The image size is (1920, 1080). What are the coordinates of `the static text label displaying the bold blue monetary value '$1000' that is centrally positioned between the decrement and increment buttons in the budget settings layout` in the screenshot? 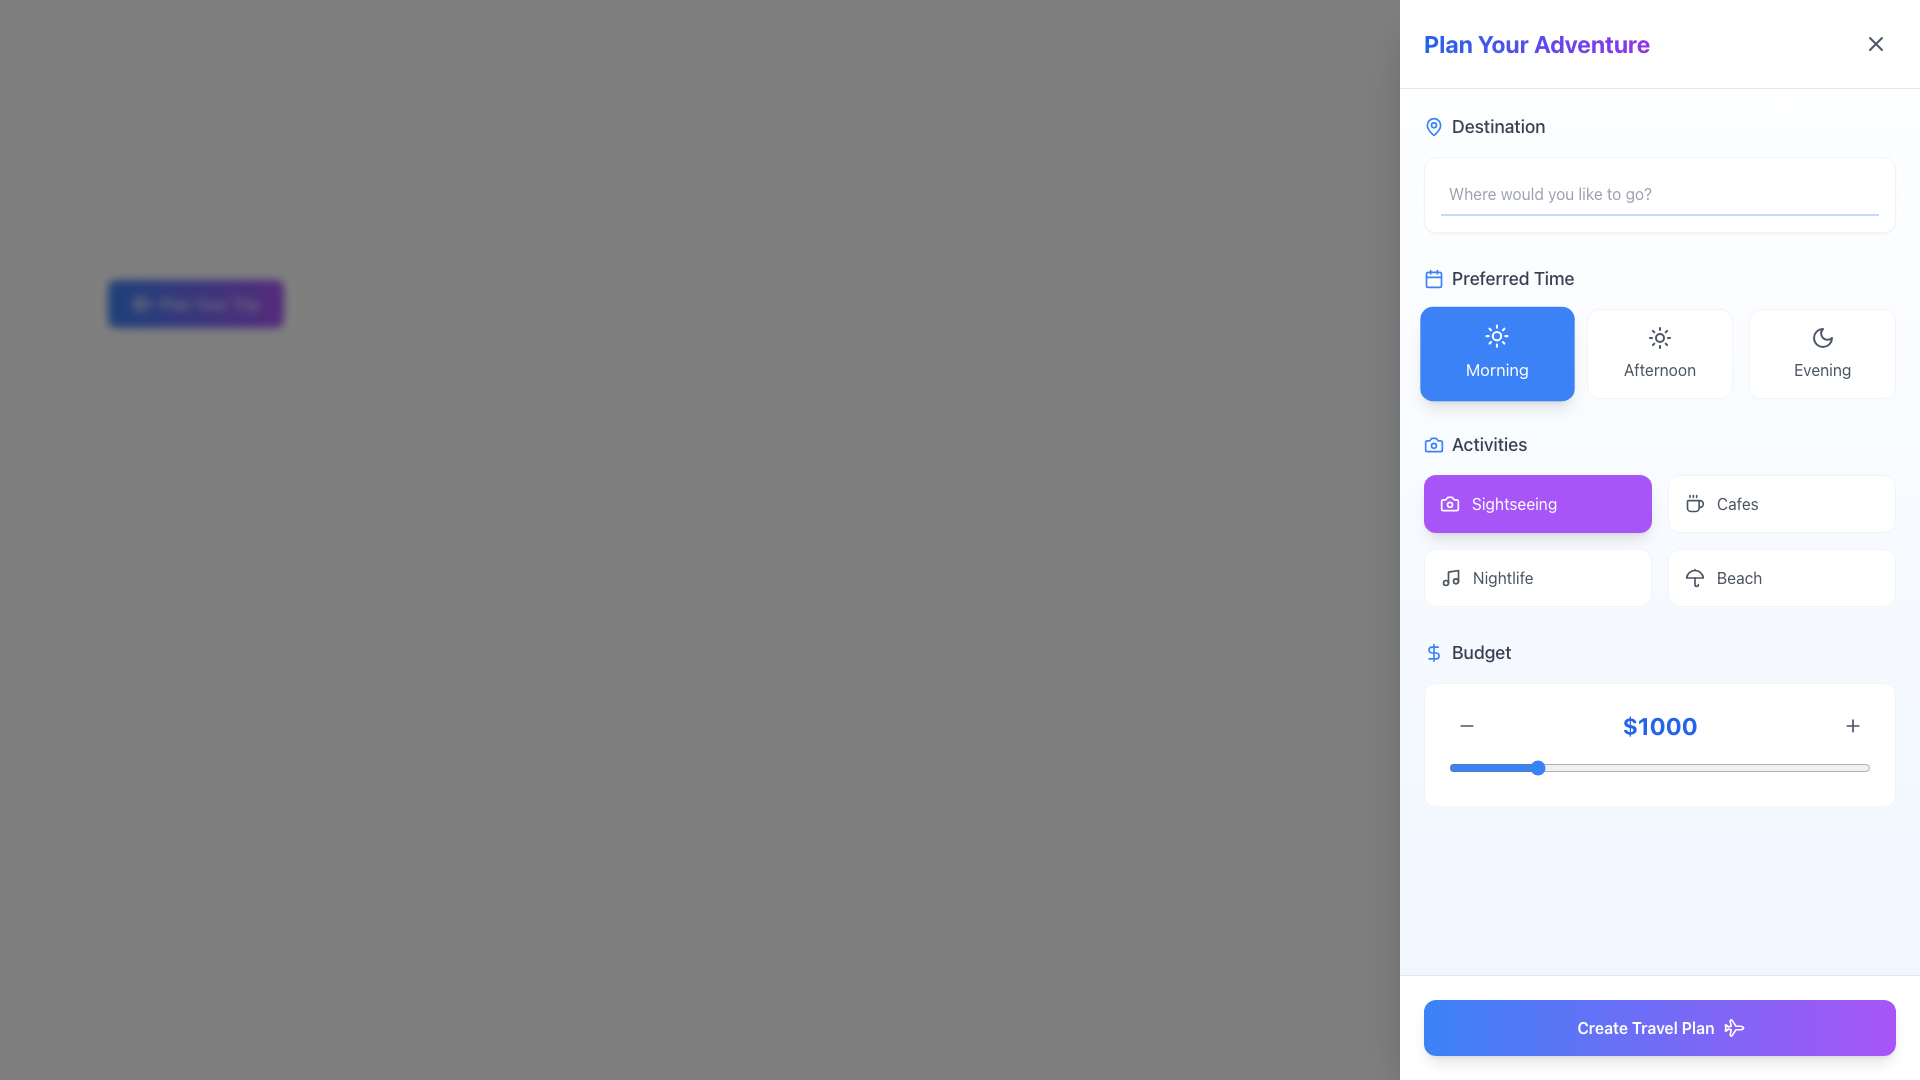 It's located at (1660, 725).